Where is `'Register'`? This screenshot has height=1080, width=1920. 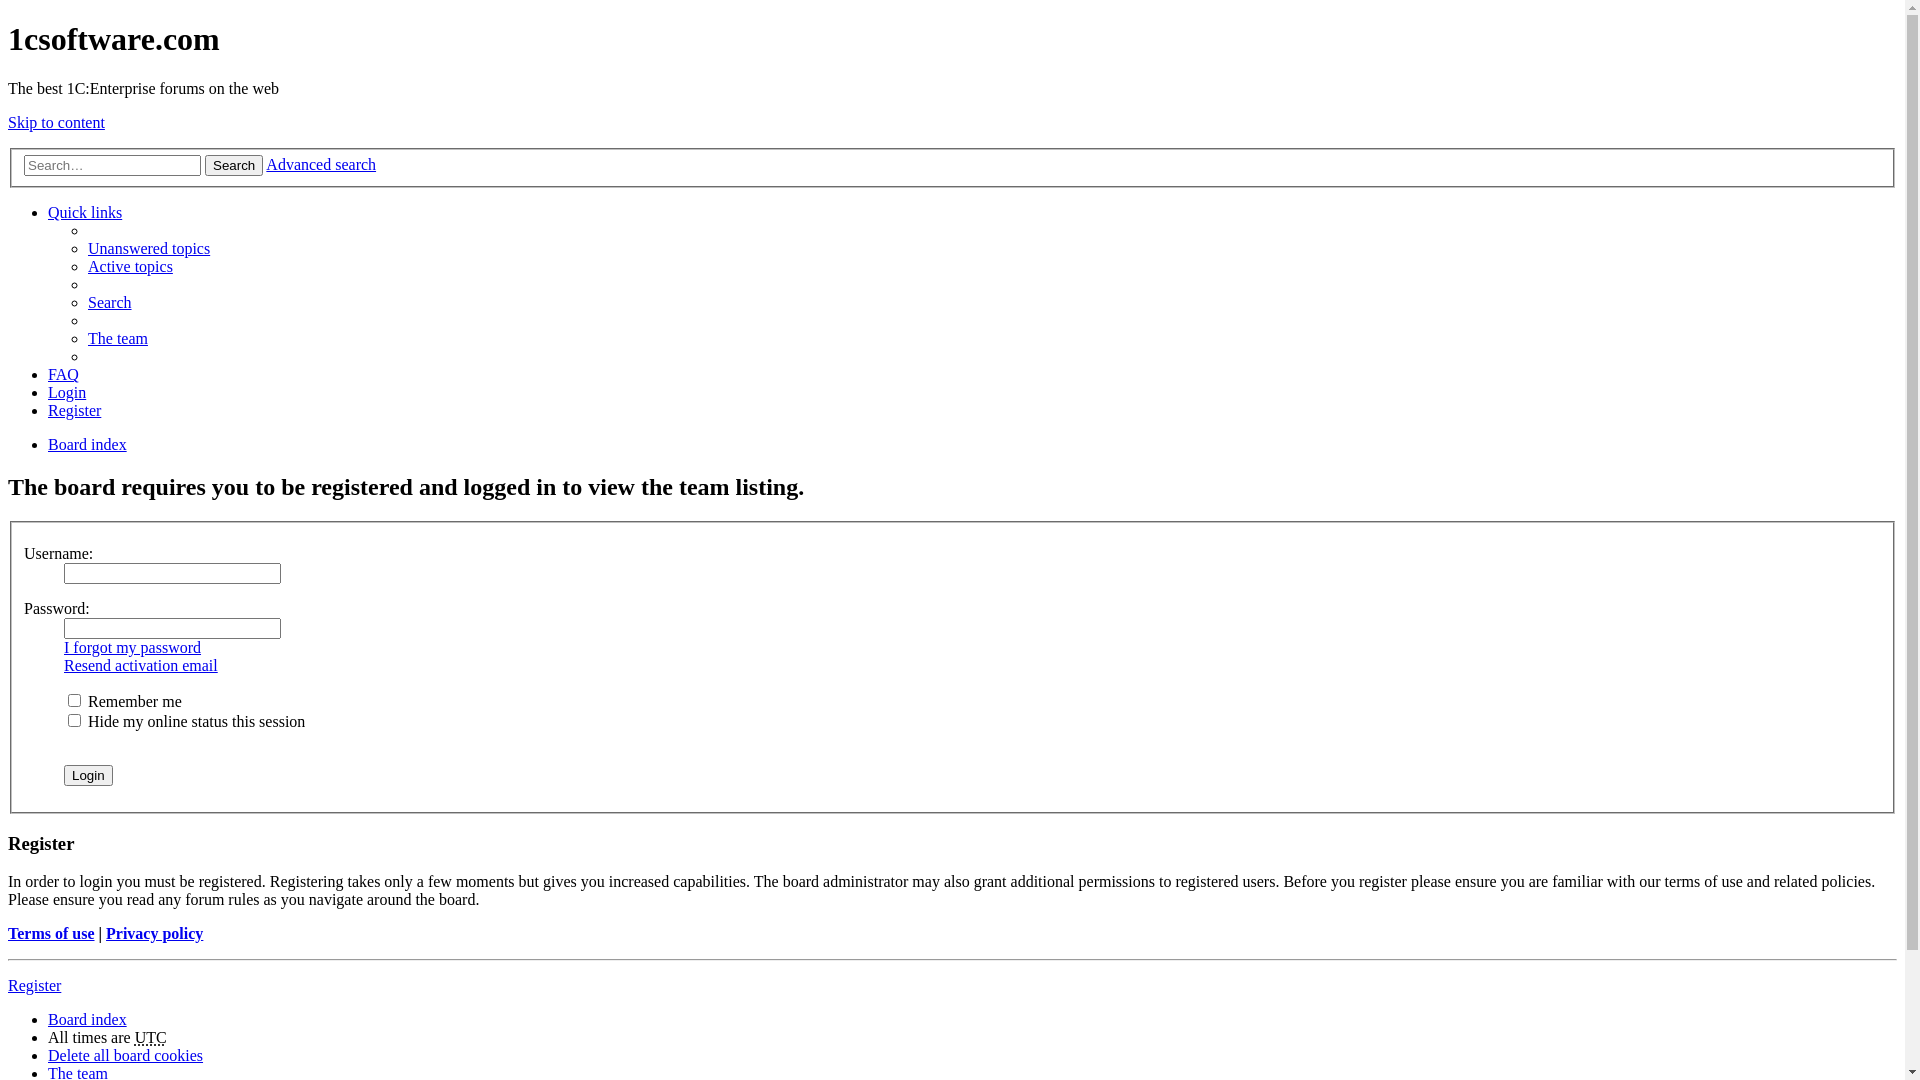 'Register' is located at coordinates (34, 984).